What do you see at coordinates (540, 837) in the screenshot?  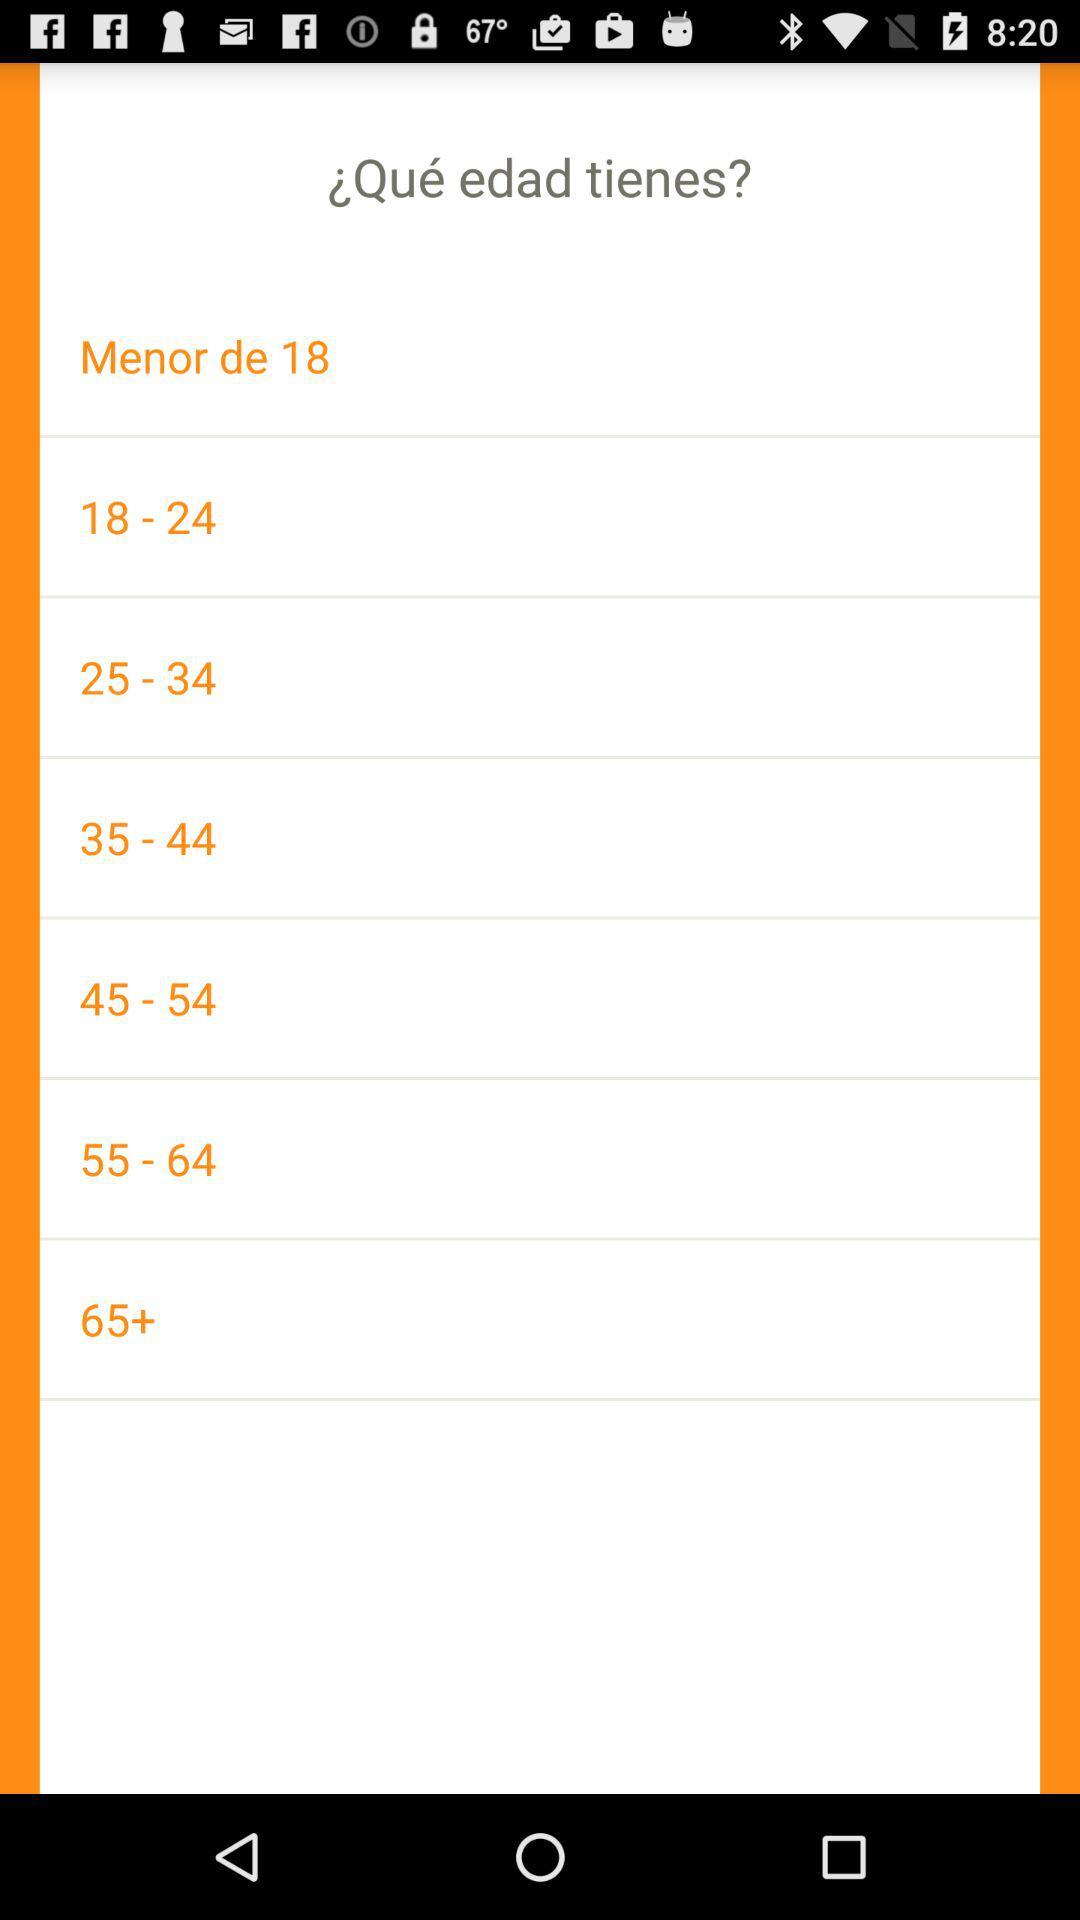 I see `the item above 45 - 54 app` at bounding box center [540, 837].